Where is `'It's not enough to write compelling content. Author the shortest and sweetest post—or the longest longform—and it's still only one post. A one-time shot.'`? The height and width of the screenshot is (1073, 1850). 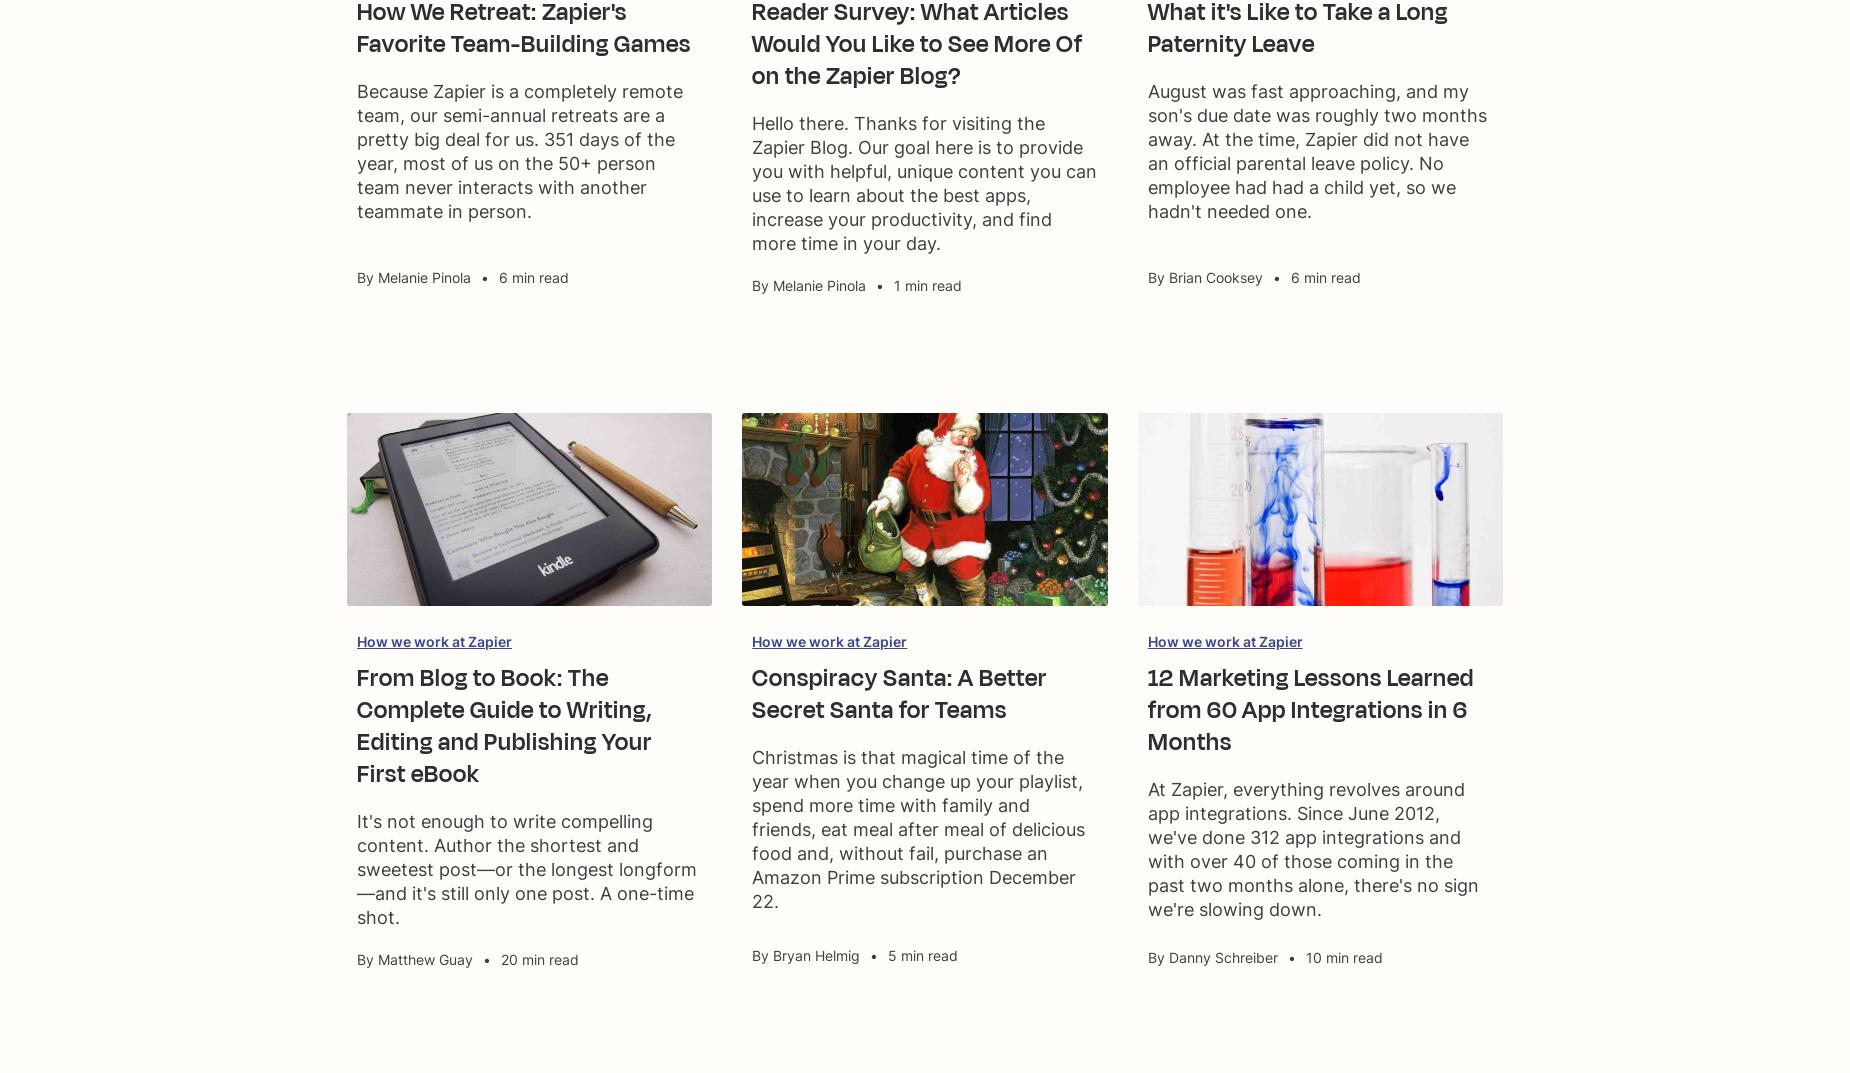
'It's not enough to write compelling content. Author the shortest and sweetest post—or the longest longform—and it's still only one post. A one-time shot.' is located at coordinates (527, 868).